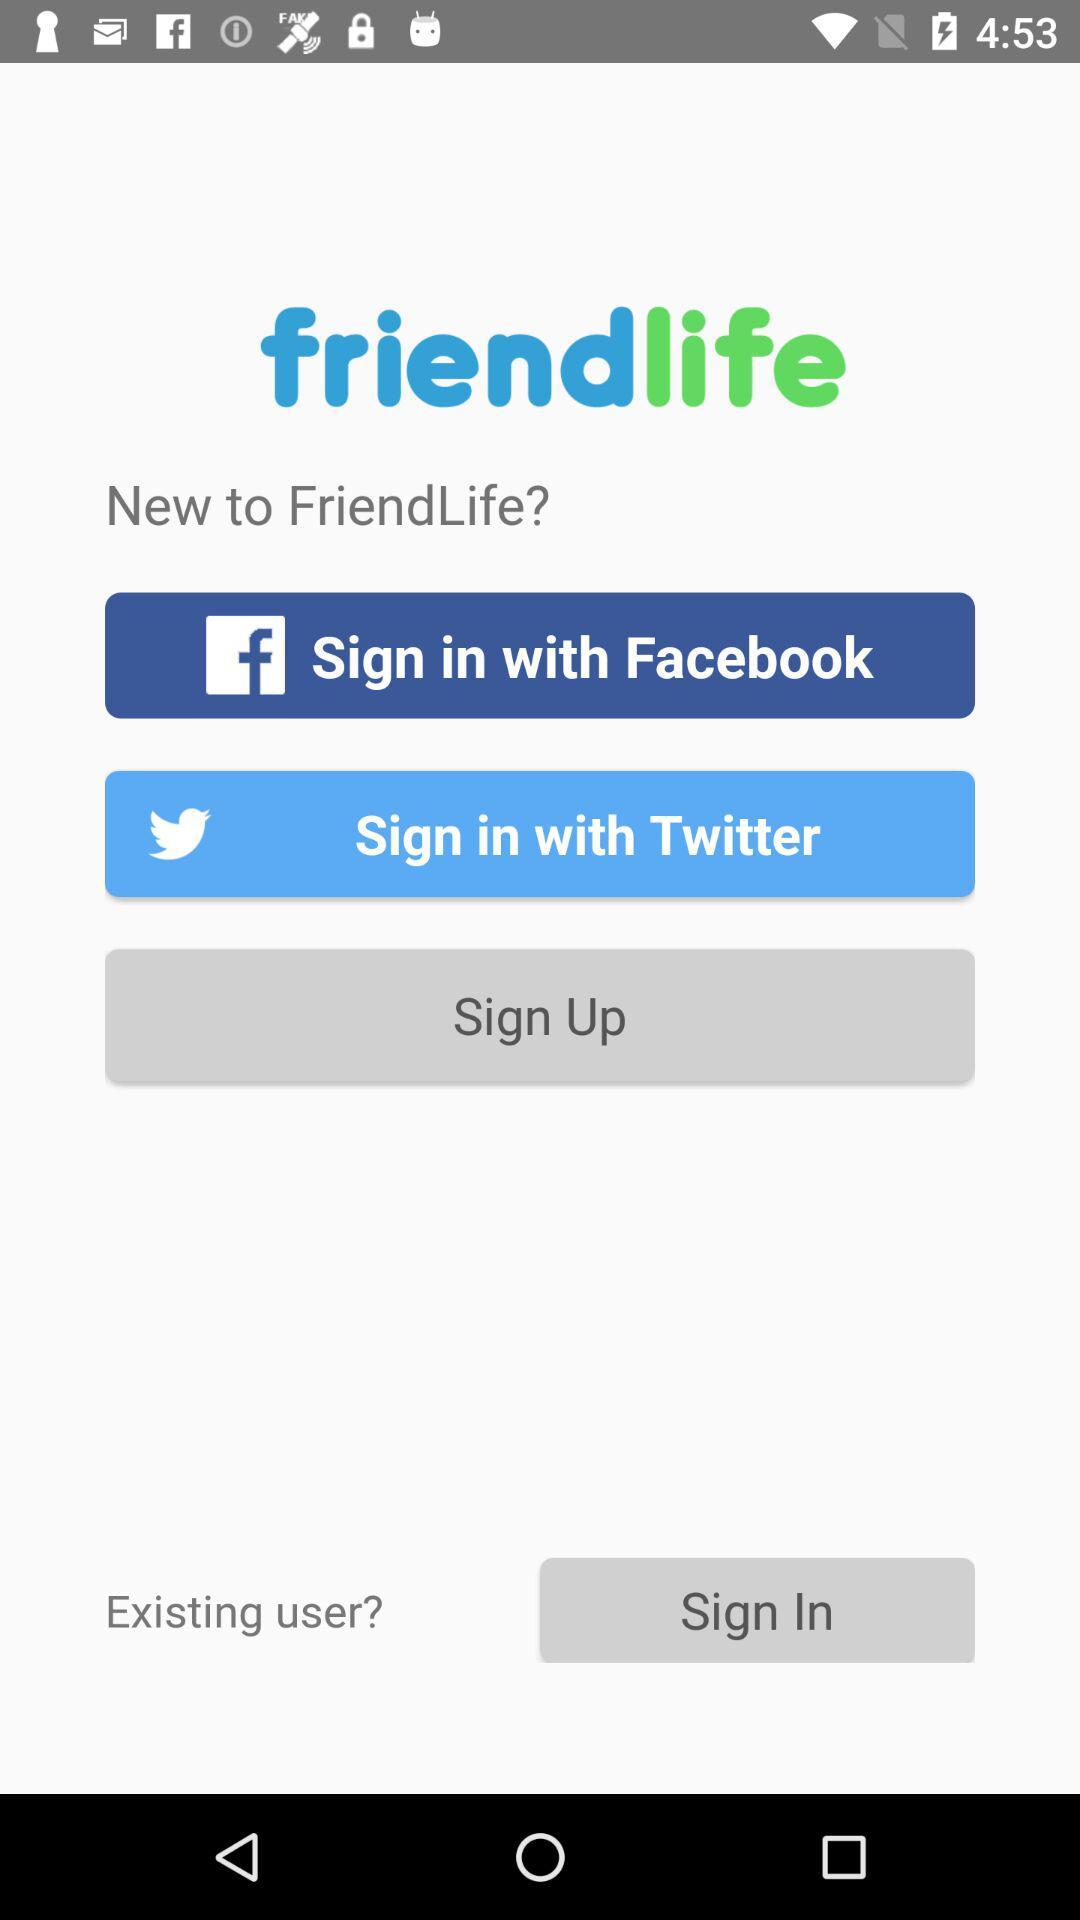 Image resolution: width=1080 pixels, height=1920 pixels. What do you see at coordinates (321, 1609) in the screenshot?
I see `the existing user? at the bottom left corner` at bounding box center [321, 1609].